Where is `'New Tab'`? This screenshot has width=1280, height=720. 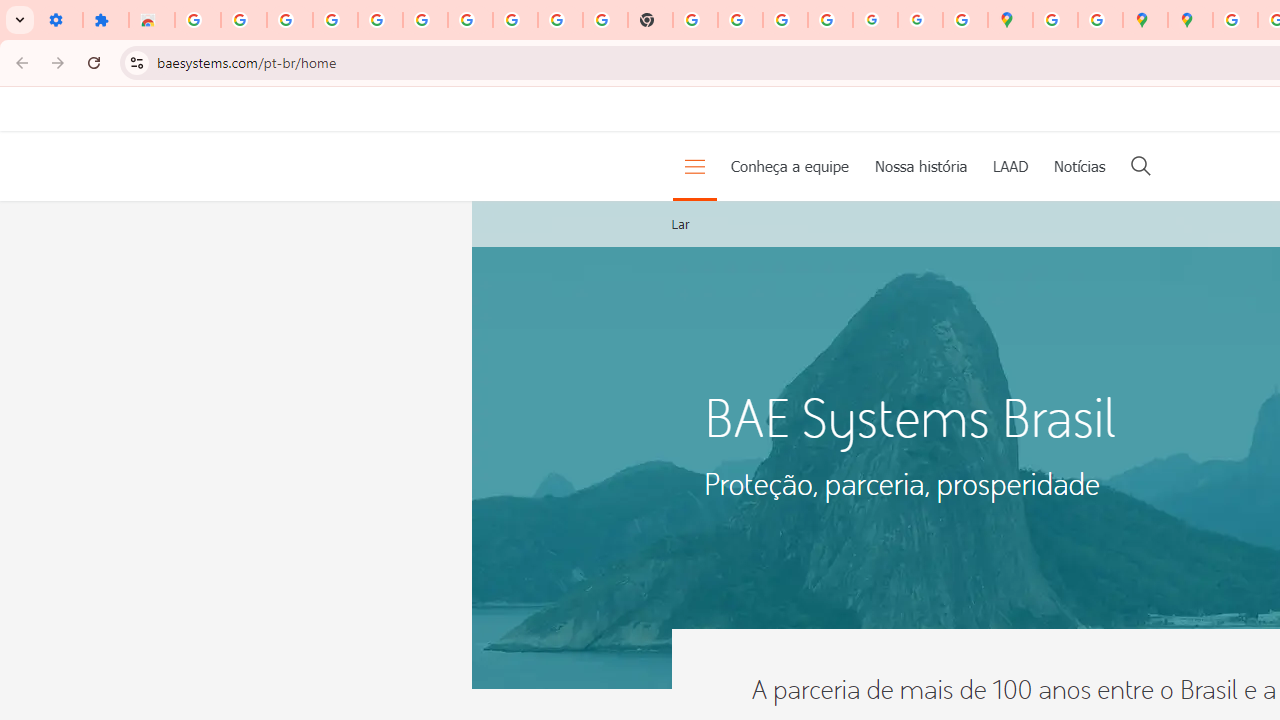
'New Tab' is located at coordinates (650, 20).